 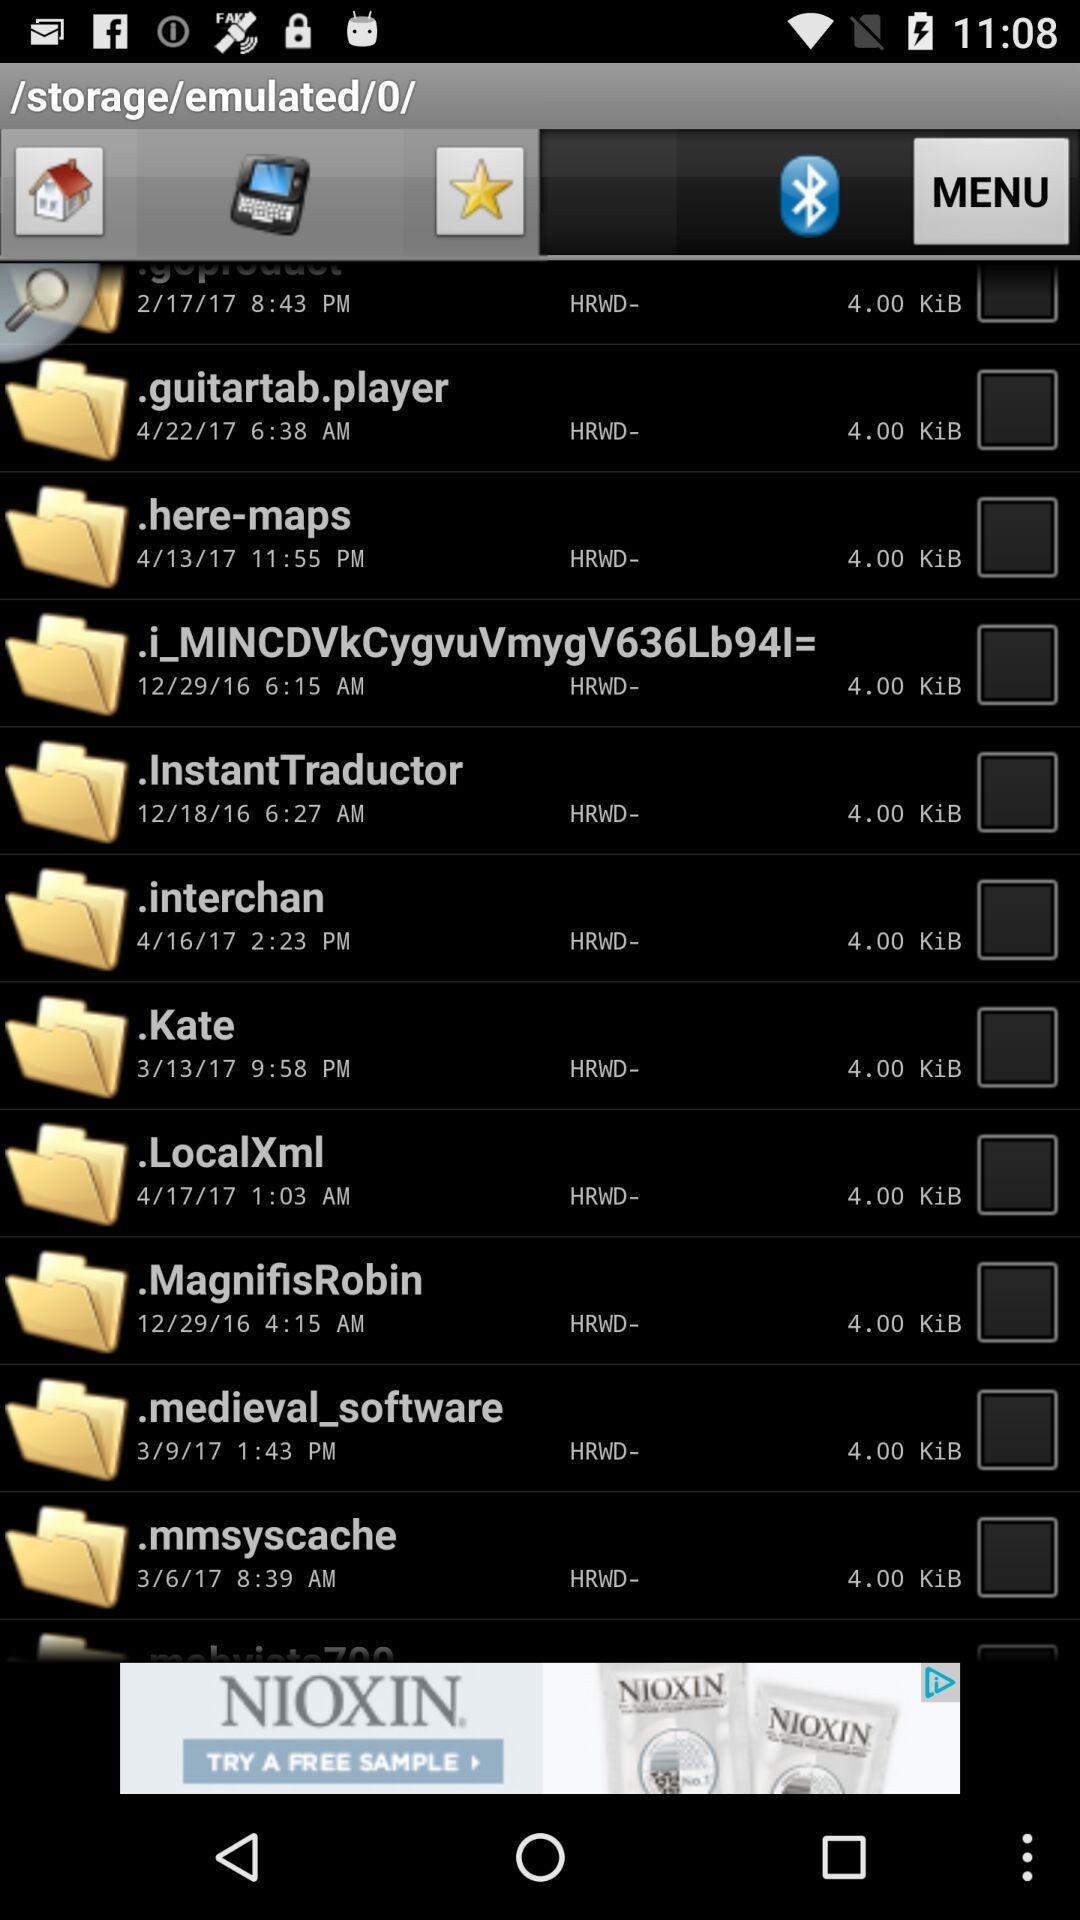 I want to click on this folder, so click(x=1023, y=789).